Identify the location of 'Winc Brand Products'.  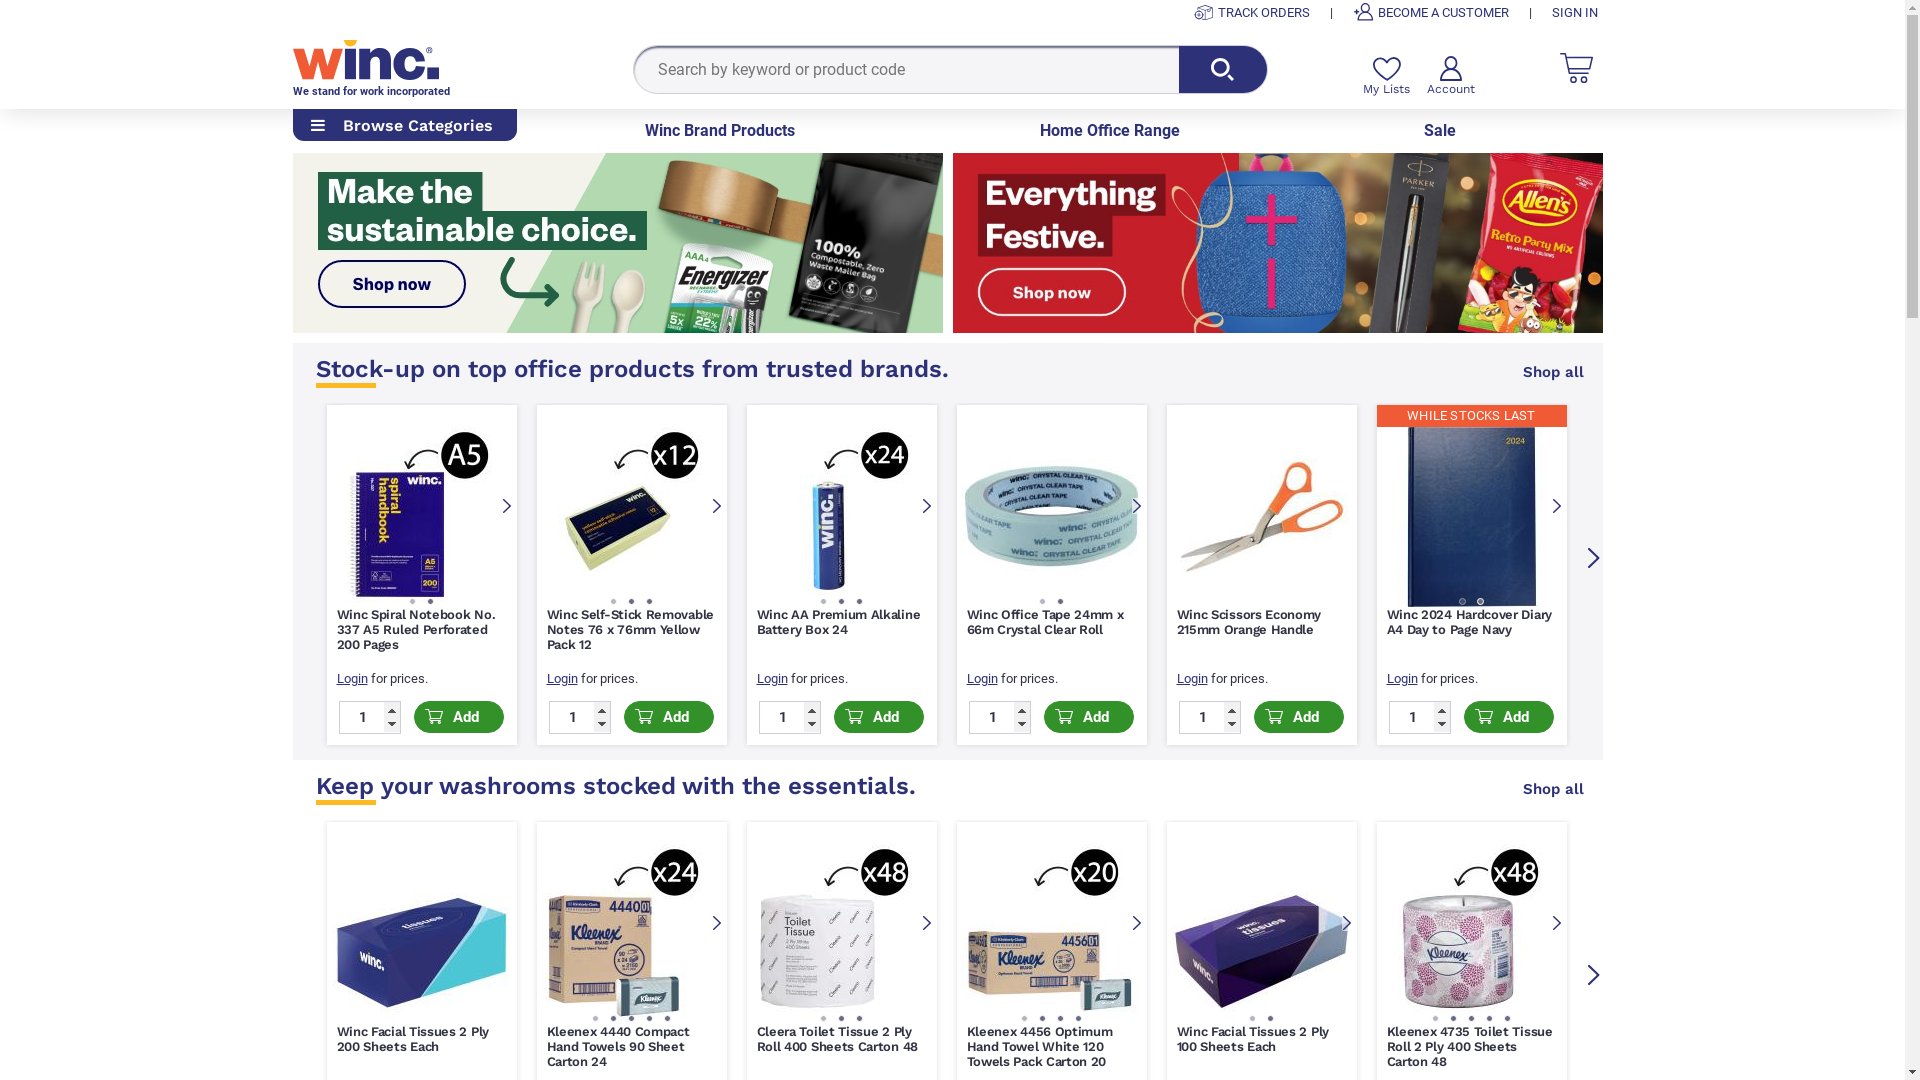
(720, 131).